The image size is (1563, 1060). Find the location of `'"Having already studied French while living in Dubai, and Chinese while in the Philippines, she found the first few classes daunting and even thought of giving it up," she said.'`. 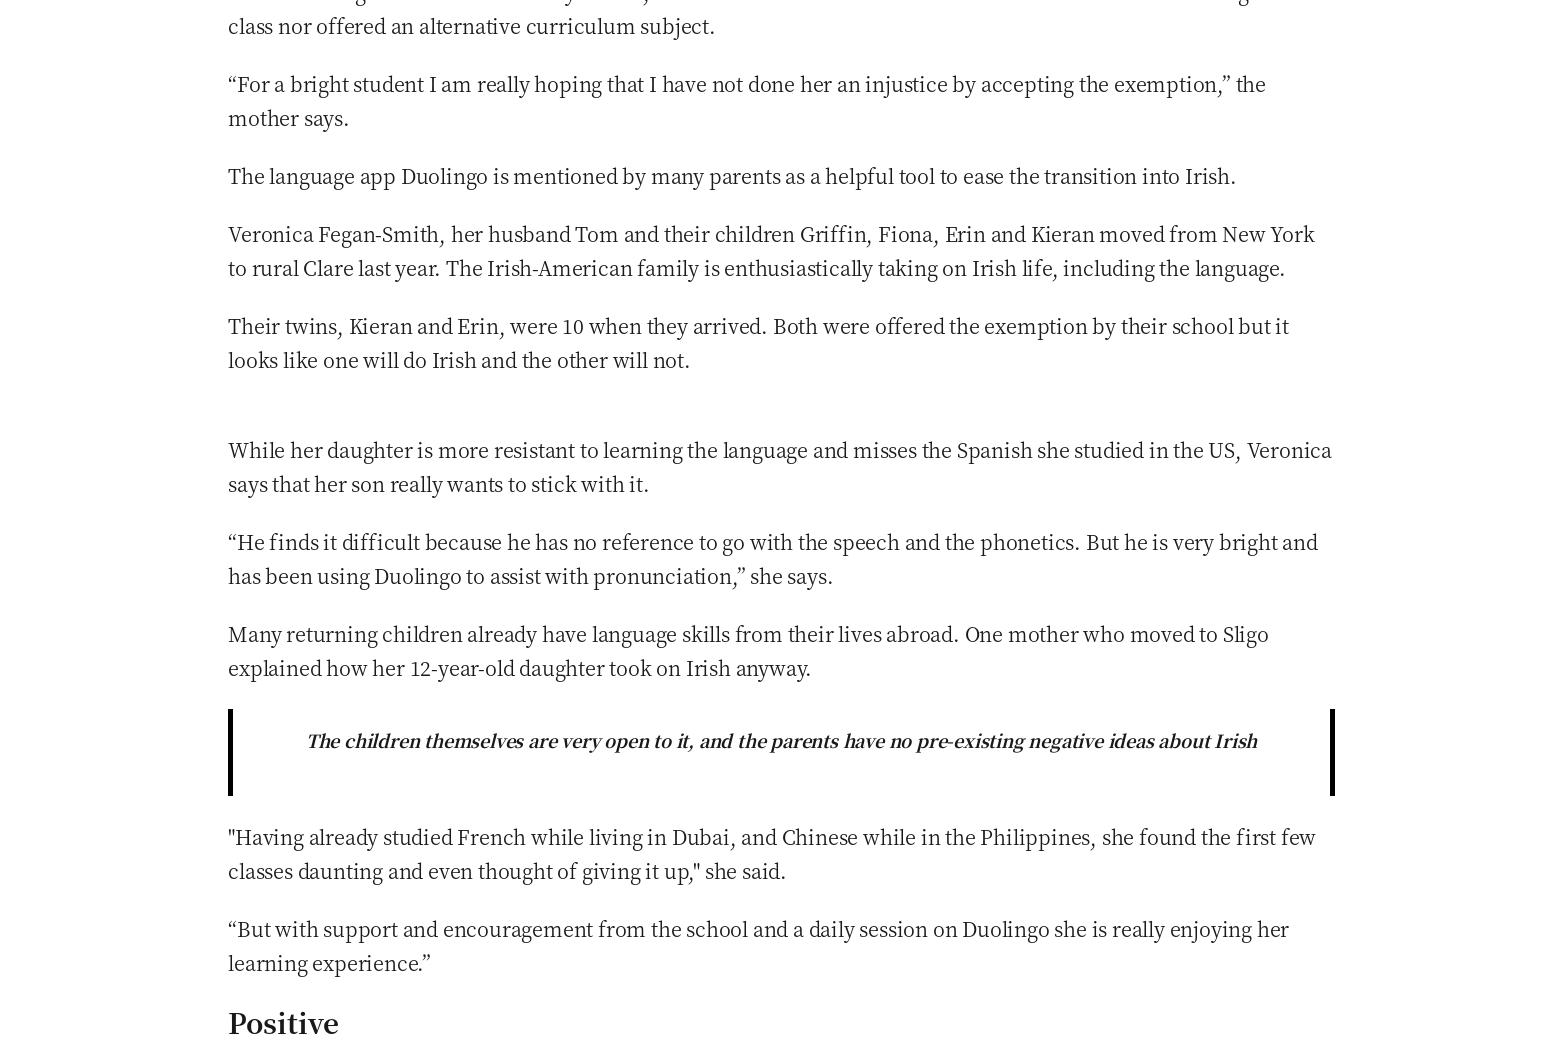

'"Having already studied French while living in Dubai, and Chinese while in the Philippines, she found the first few classes daunting and even thought of giving it up," she said.' is located at coordinates (771, 852).